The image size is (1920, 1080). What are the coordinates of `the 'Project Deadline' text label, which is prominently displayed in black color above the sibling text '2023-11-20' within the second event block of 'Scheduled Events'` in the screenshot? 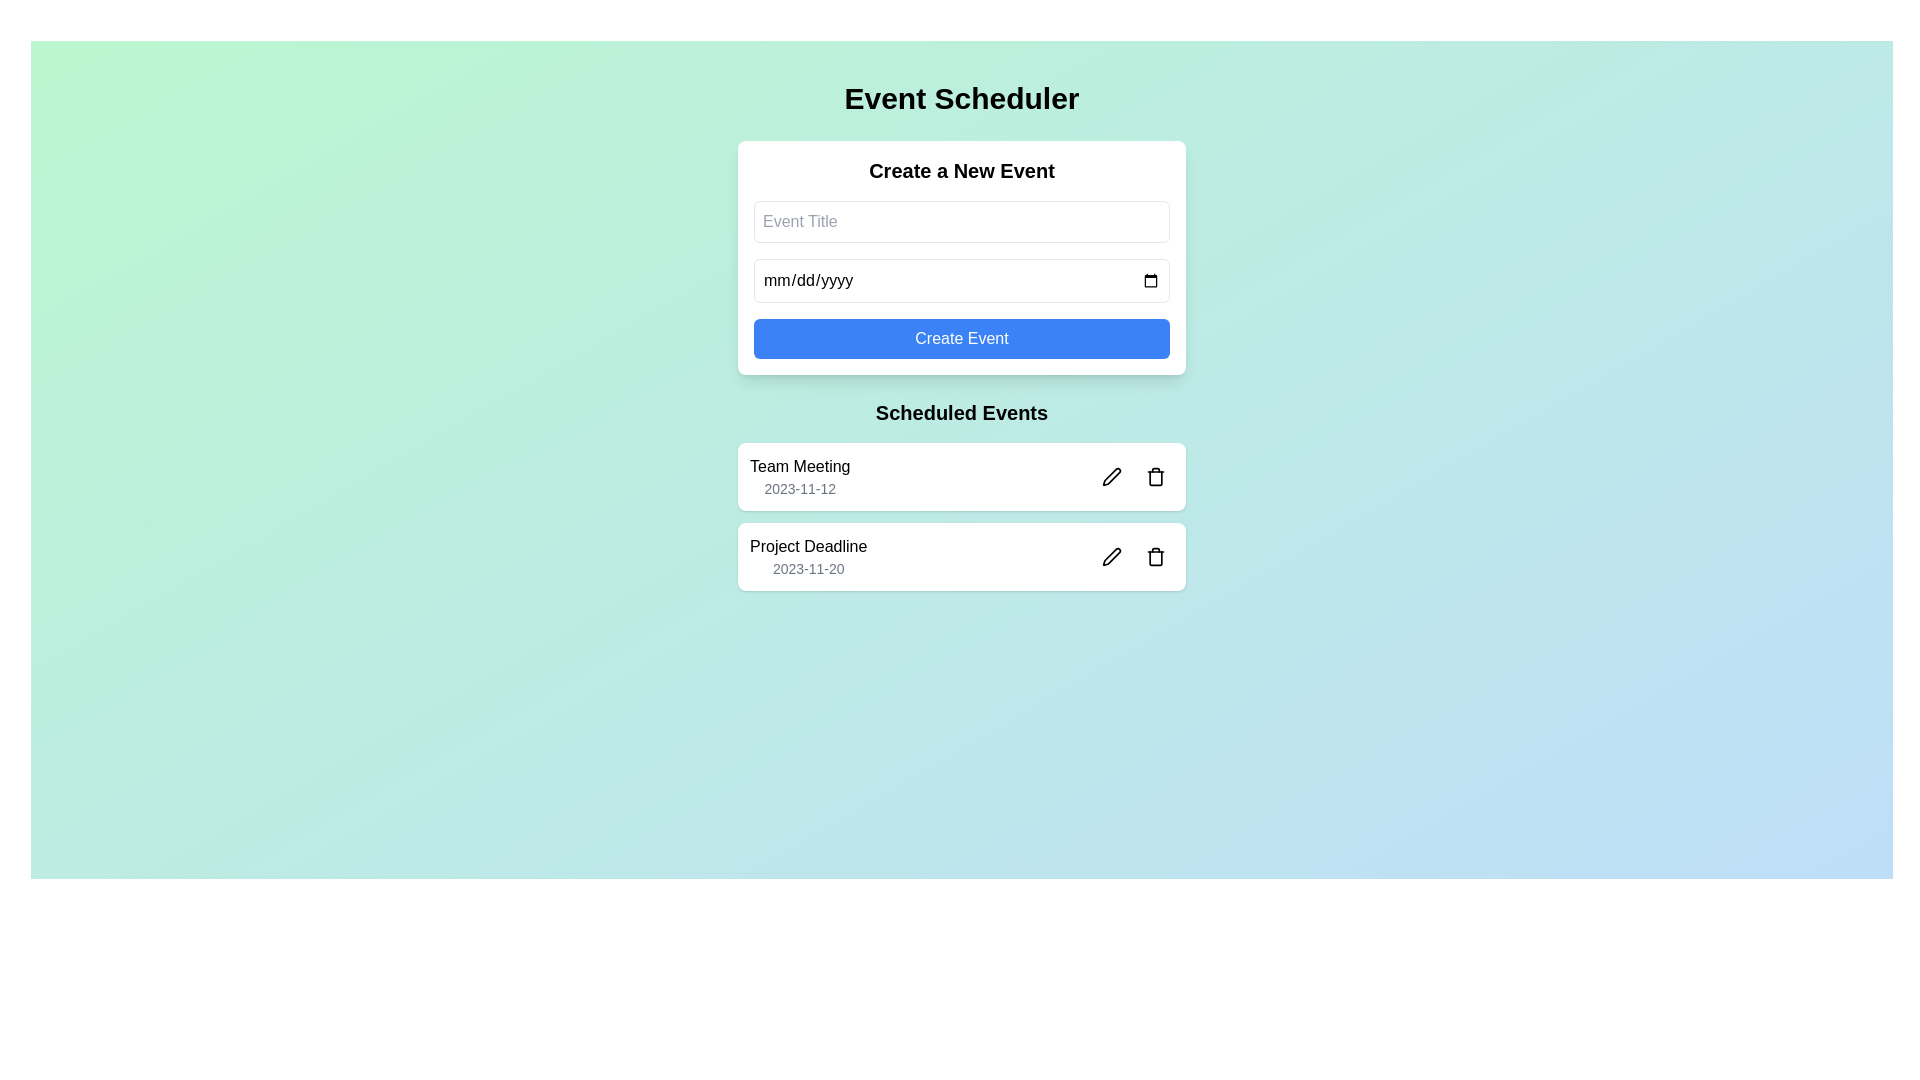 It's located at (808, 547).